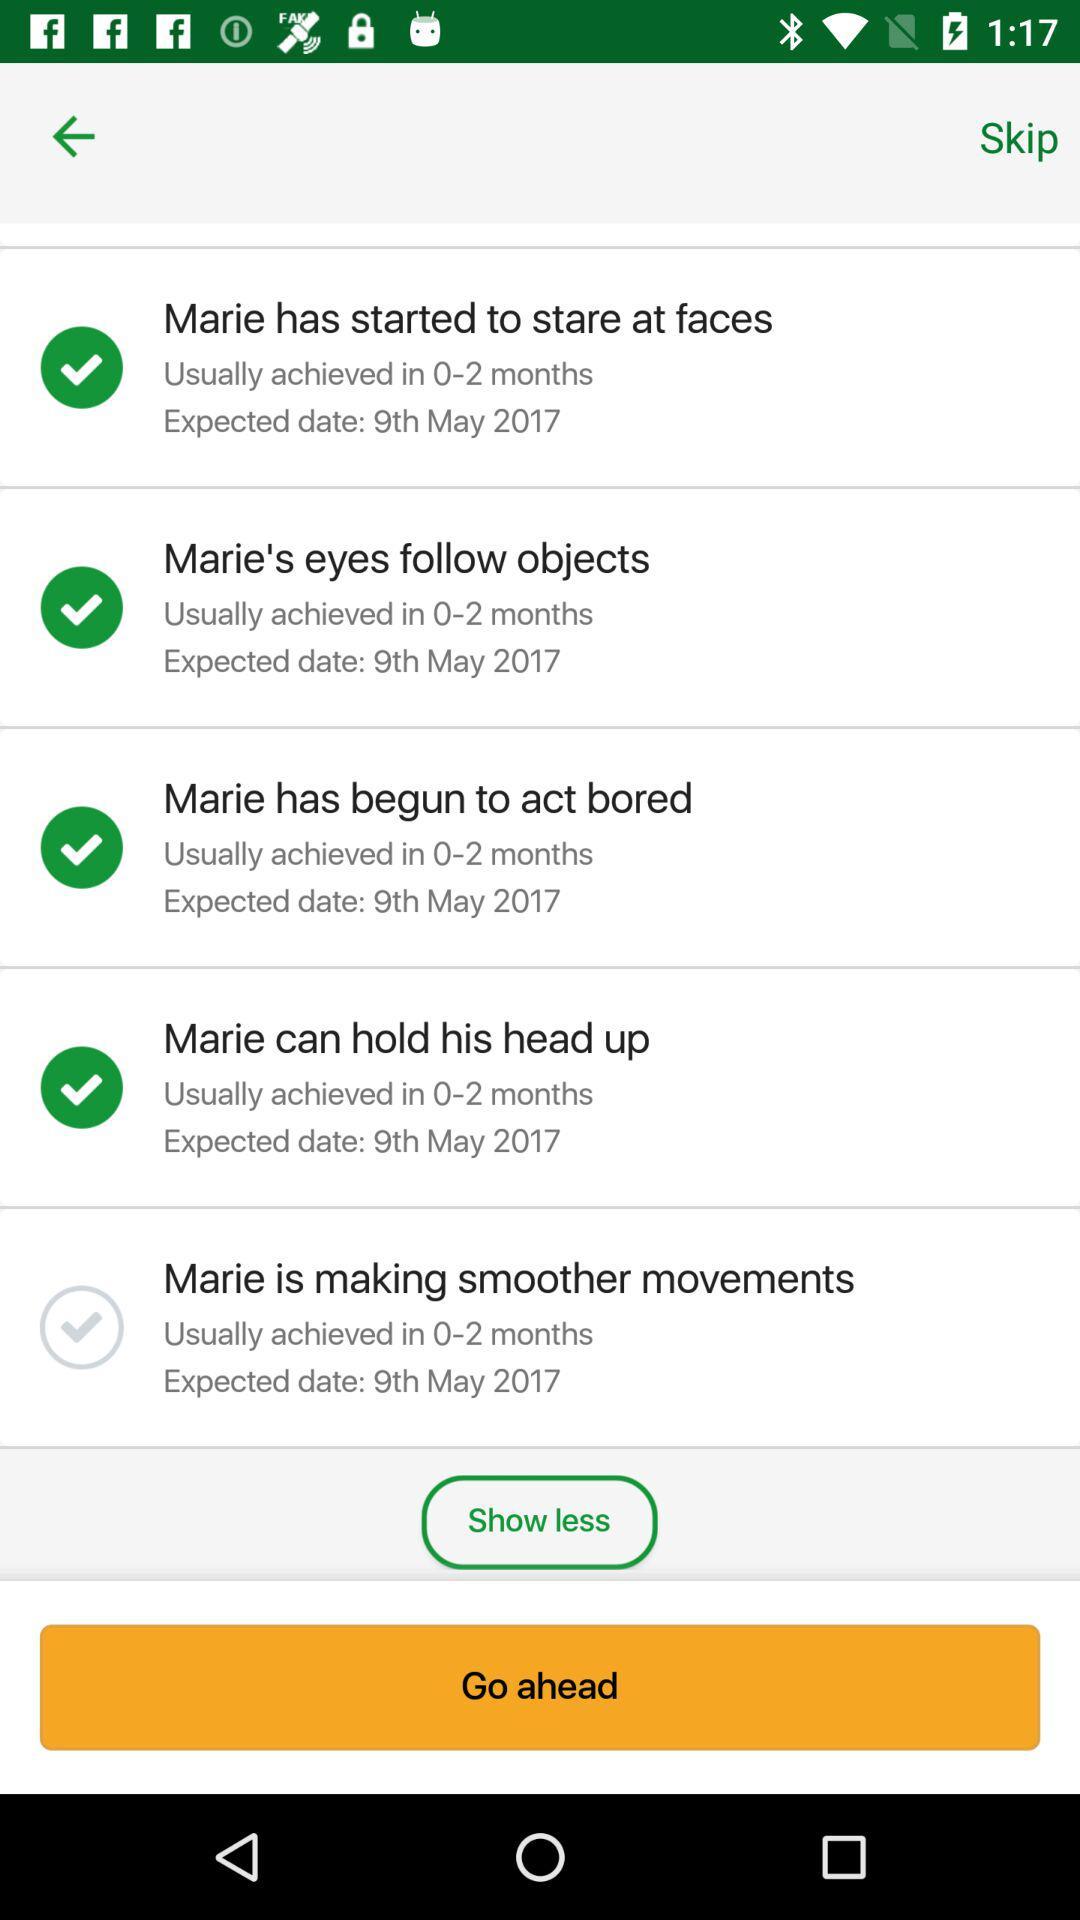 This screenshot has width=1080, height=1920. Describe the element at coordinates (101, 367) in the screenshot. I see `stat` at that location.